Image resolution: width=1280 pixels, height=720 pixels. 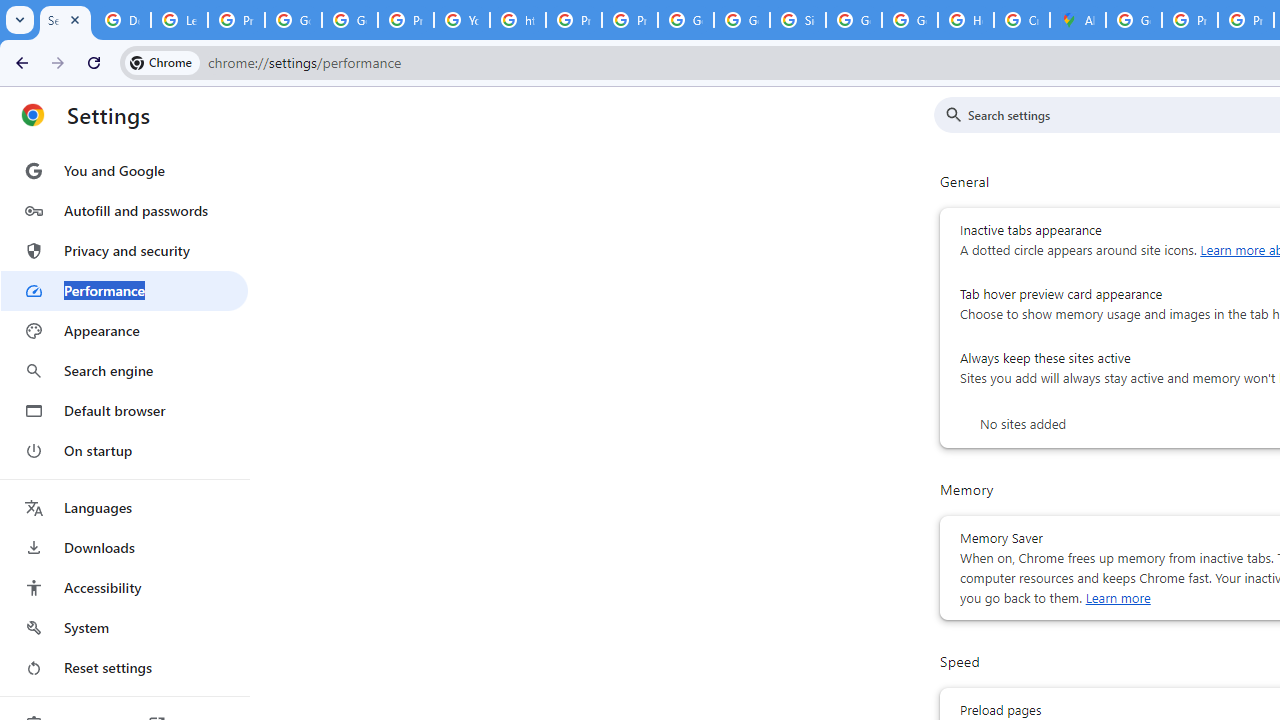 I want to click on 'Accessibility', so click(x=123, y=586).